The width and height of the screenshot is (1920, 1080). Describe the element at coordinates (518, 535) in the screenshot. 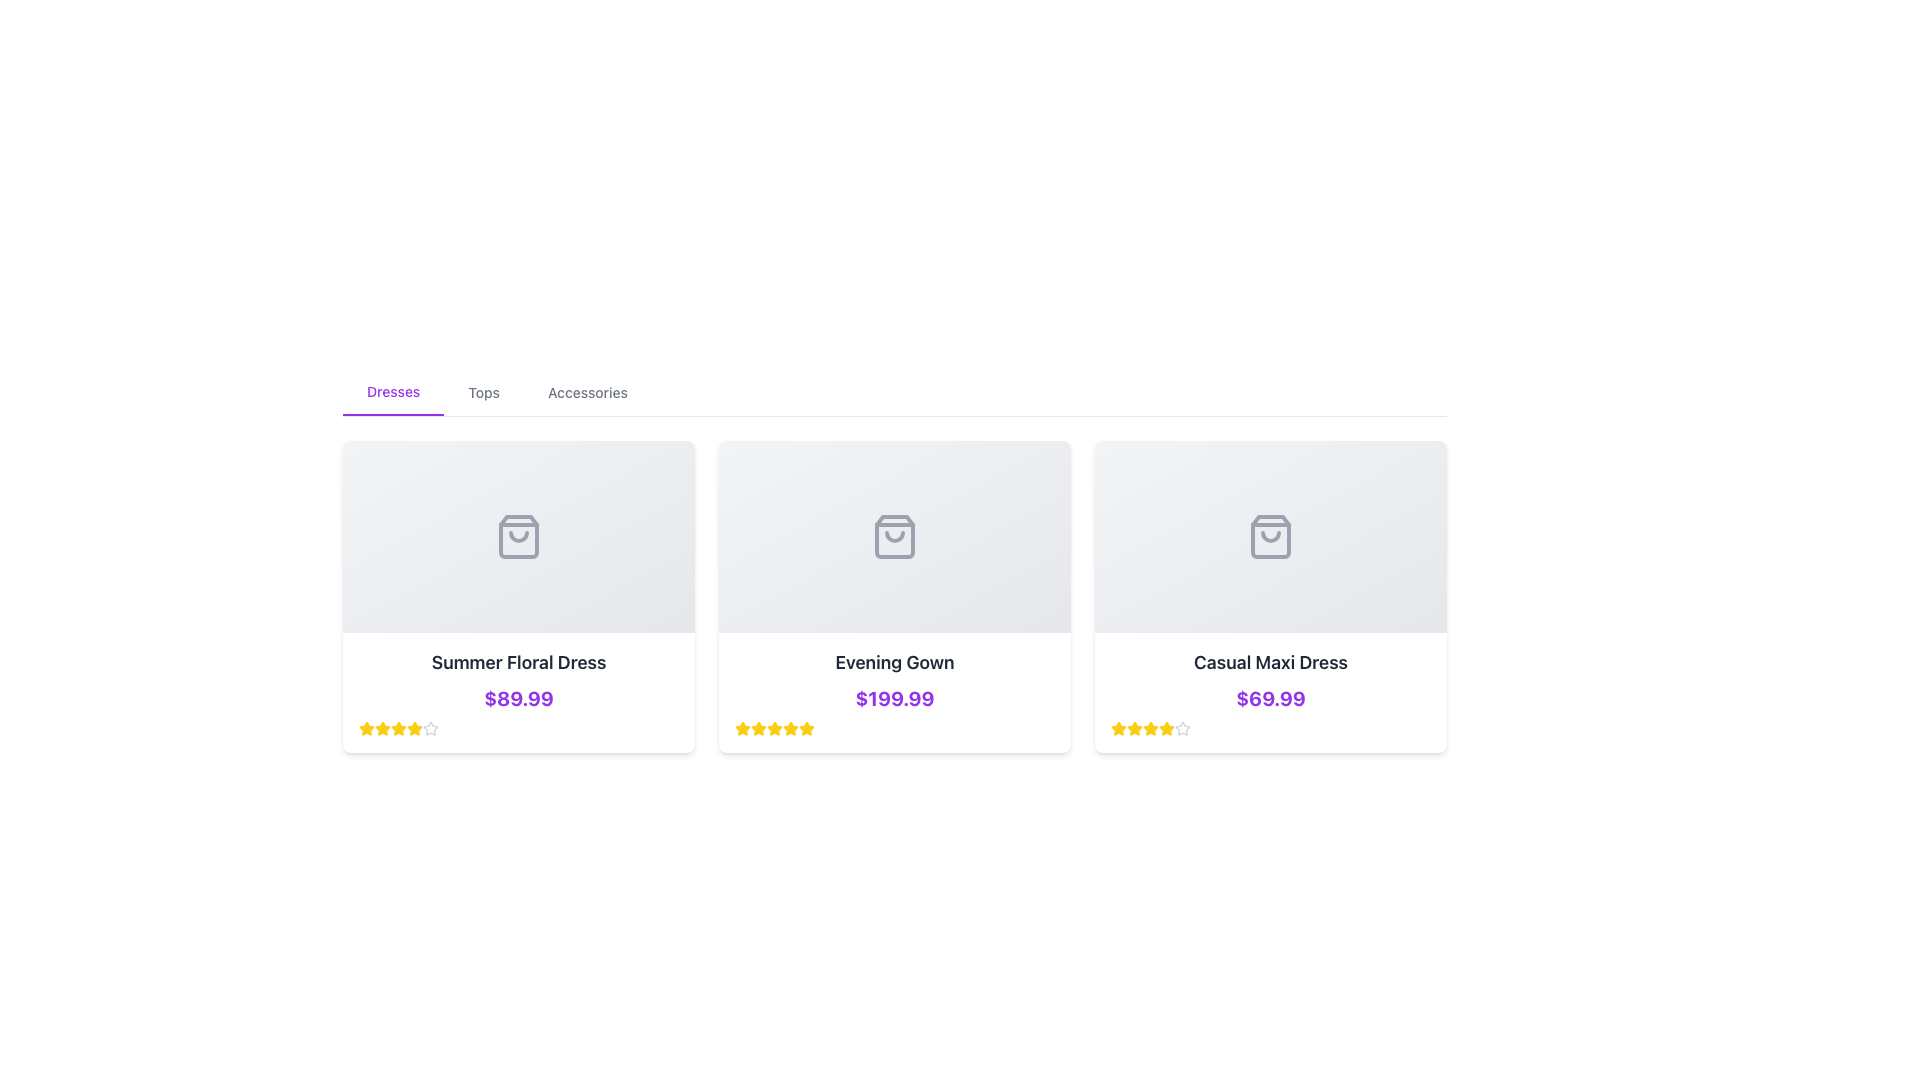

I see `the decorative image placeholder for the 'Summer Floral Dress' product, located at the top center of its product card` at that location.